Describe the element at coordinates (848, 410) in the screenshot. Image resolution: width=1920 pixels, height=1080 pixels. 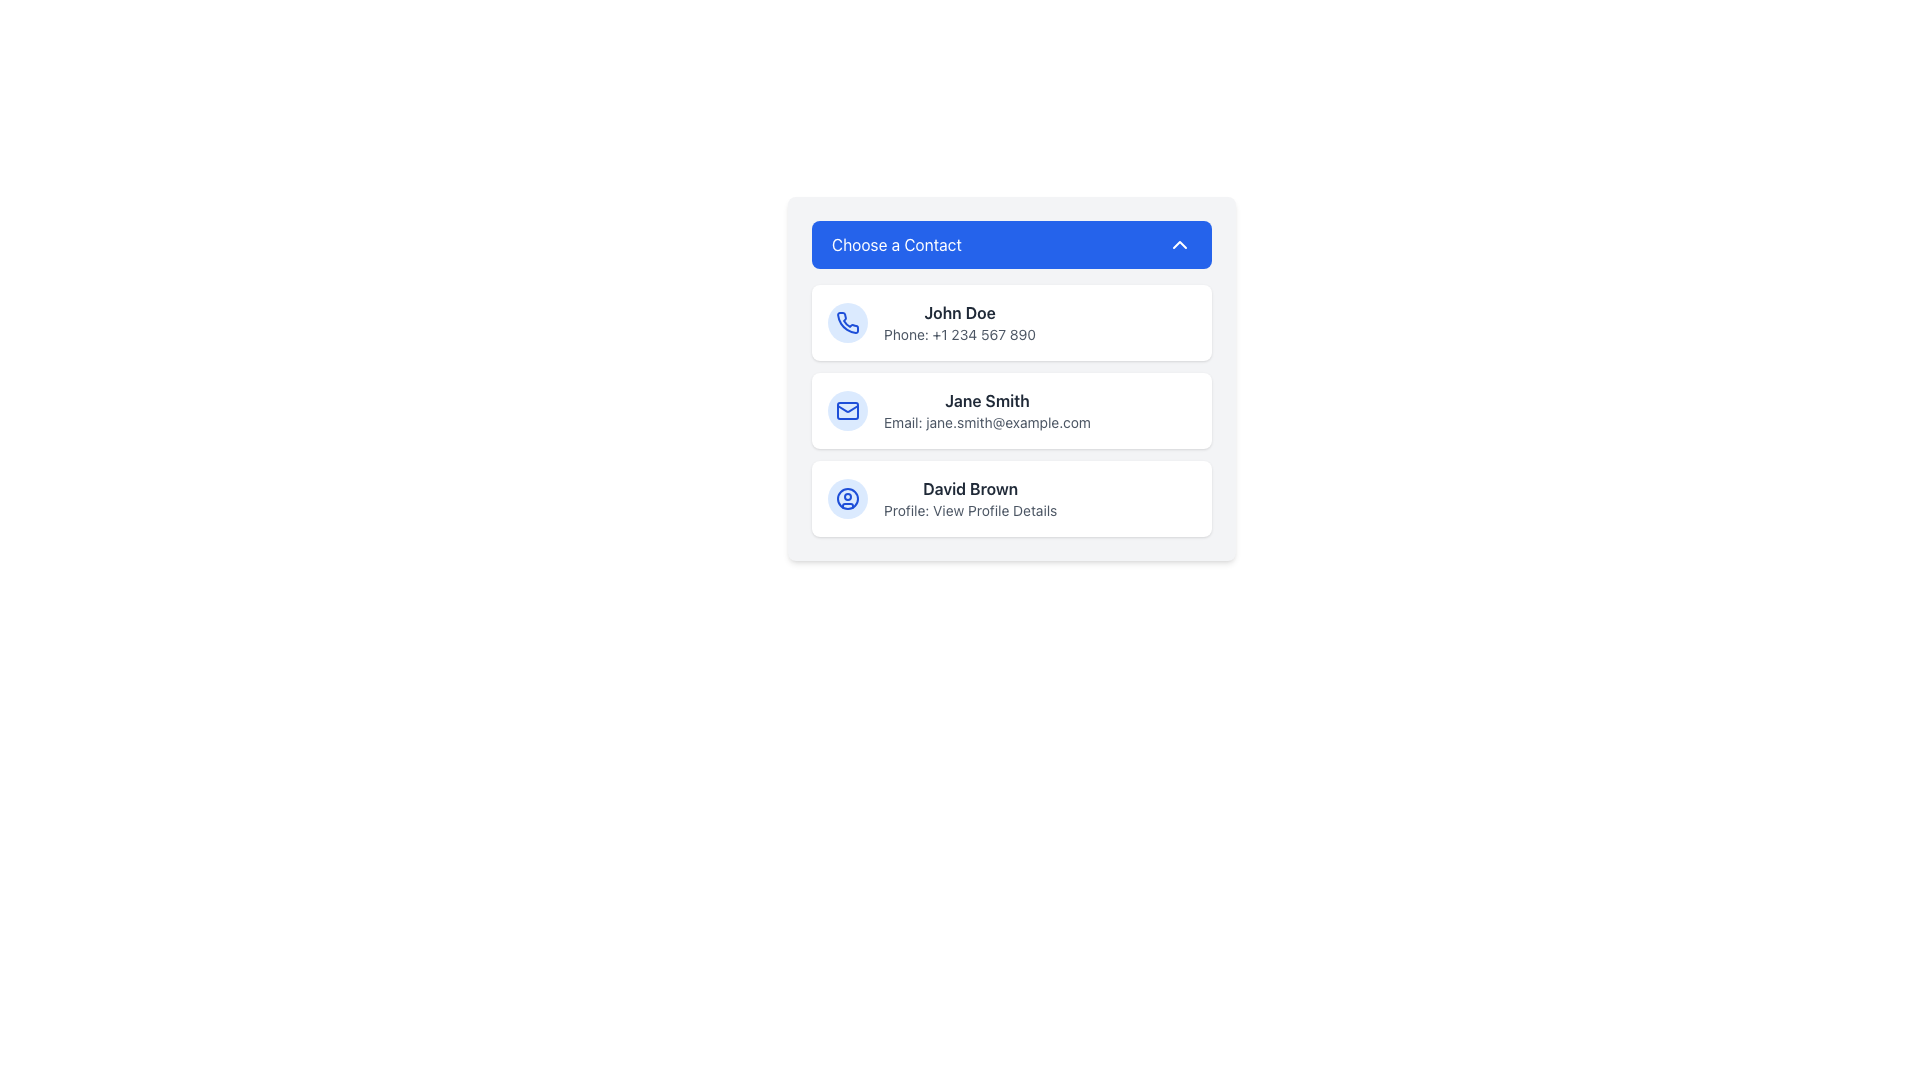
I see `the envelope icon representing email information, located to the left of 'Jane Smith' and 'Email: jane.smith@example.com', which is the second icon in a vertical list of buttons` at that location.